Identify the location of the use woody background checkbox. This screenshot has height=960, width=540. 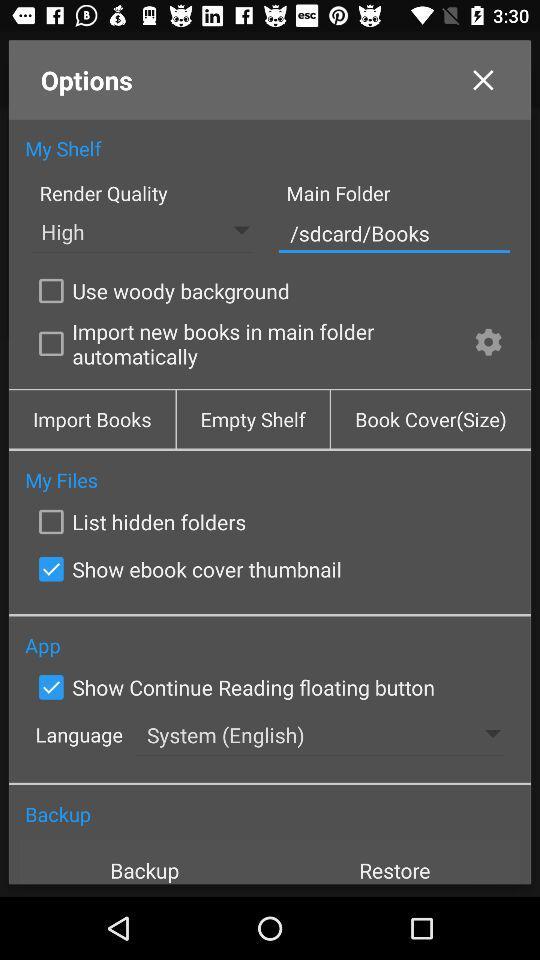
(159, 289).